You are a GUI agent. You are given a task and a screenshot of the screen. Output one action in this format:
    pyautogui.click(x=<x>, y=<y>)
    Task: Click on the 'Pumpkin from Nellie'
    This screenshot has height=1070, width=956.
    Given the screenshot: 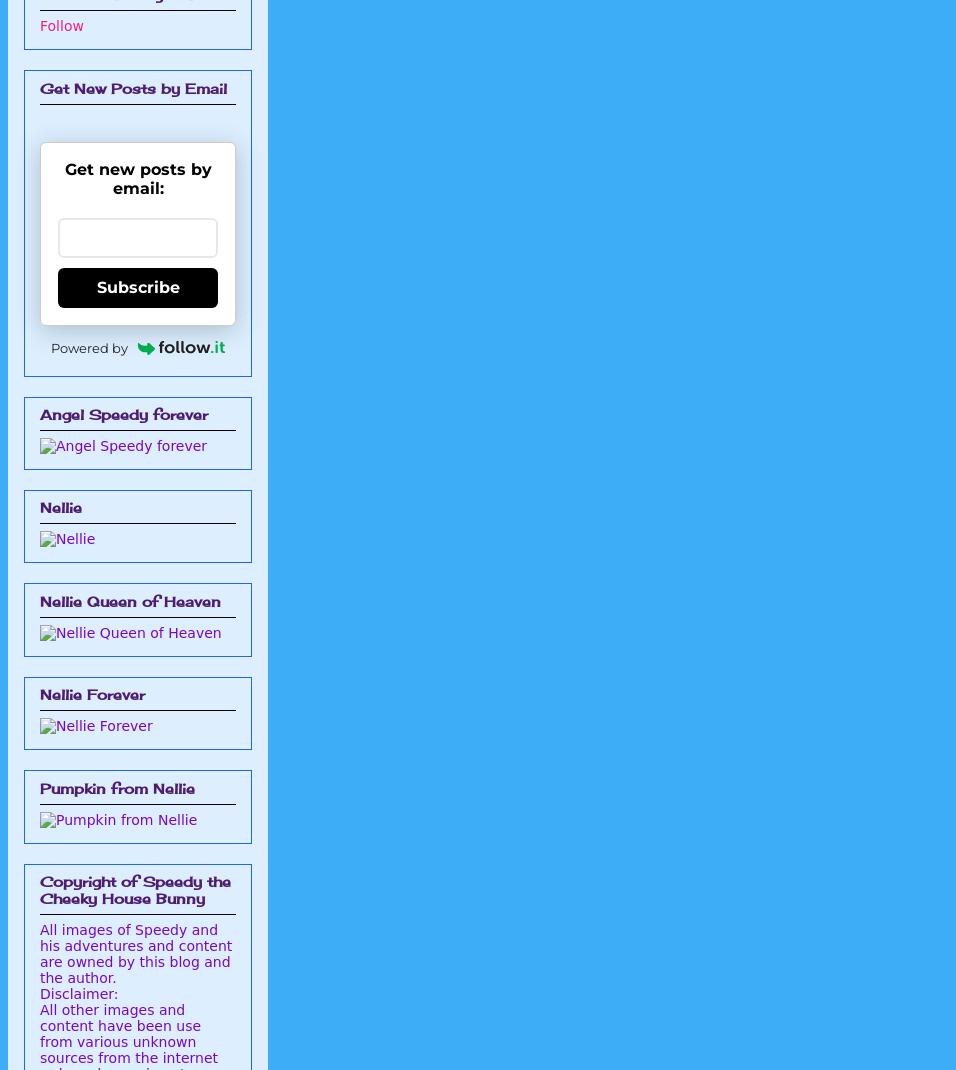 What is the action you would take?
    pyautogui.click(x=116, y=786)
    